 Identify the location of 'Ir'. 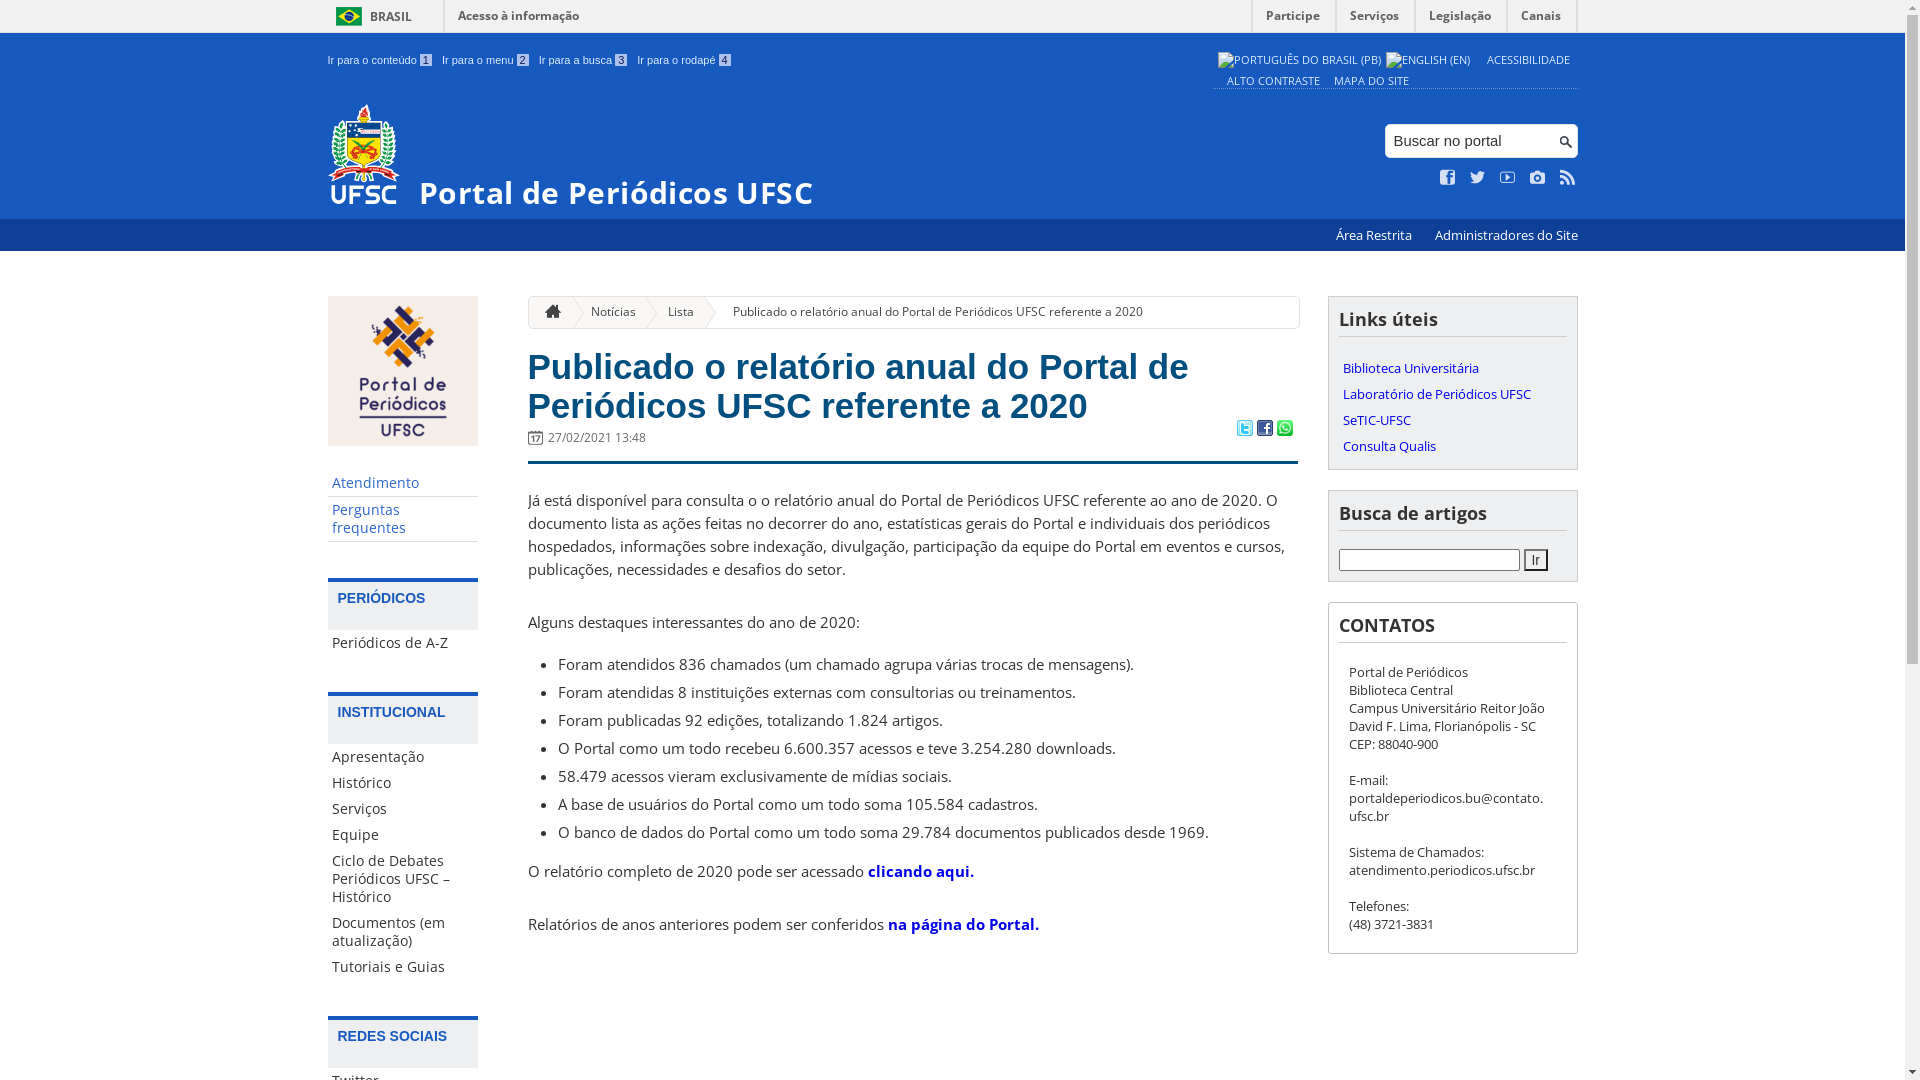
(1535, 559).